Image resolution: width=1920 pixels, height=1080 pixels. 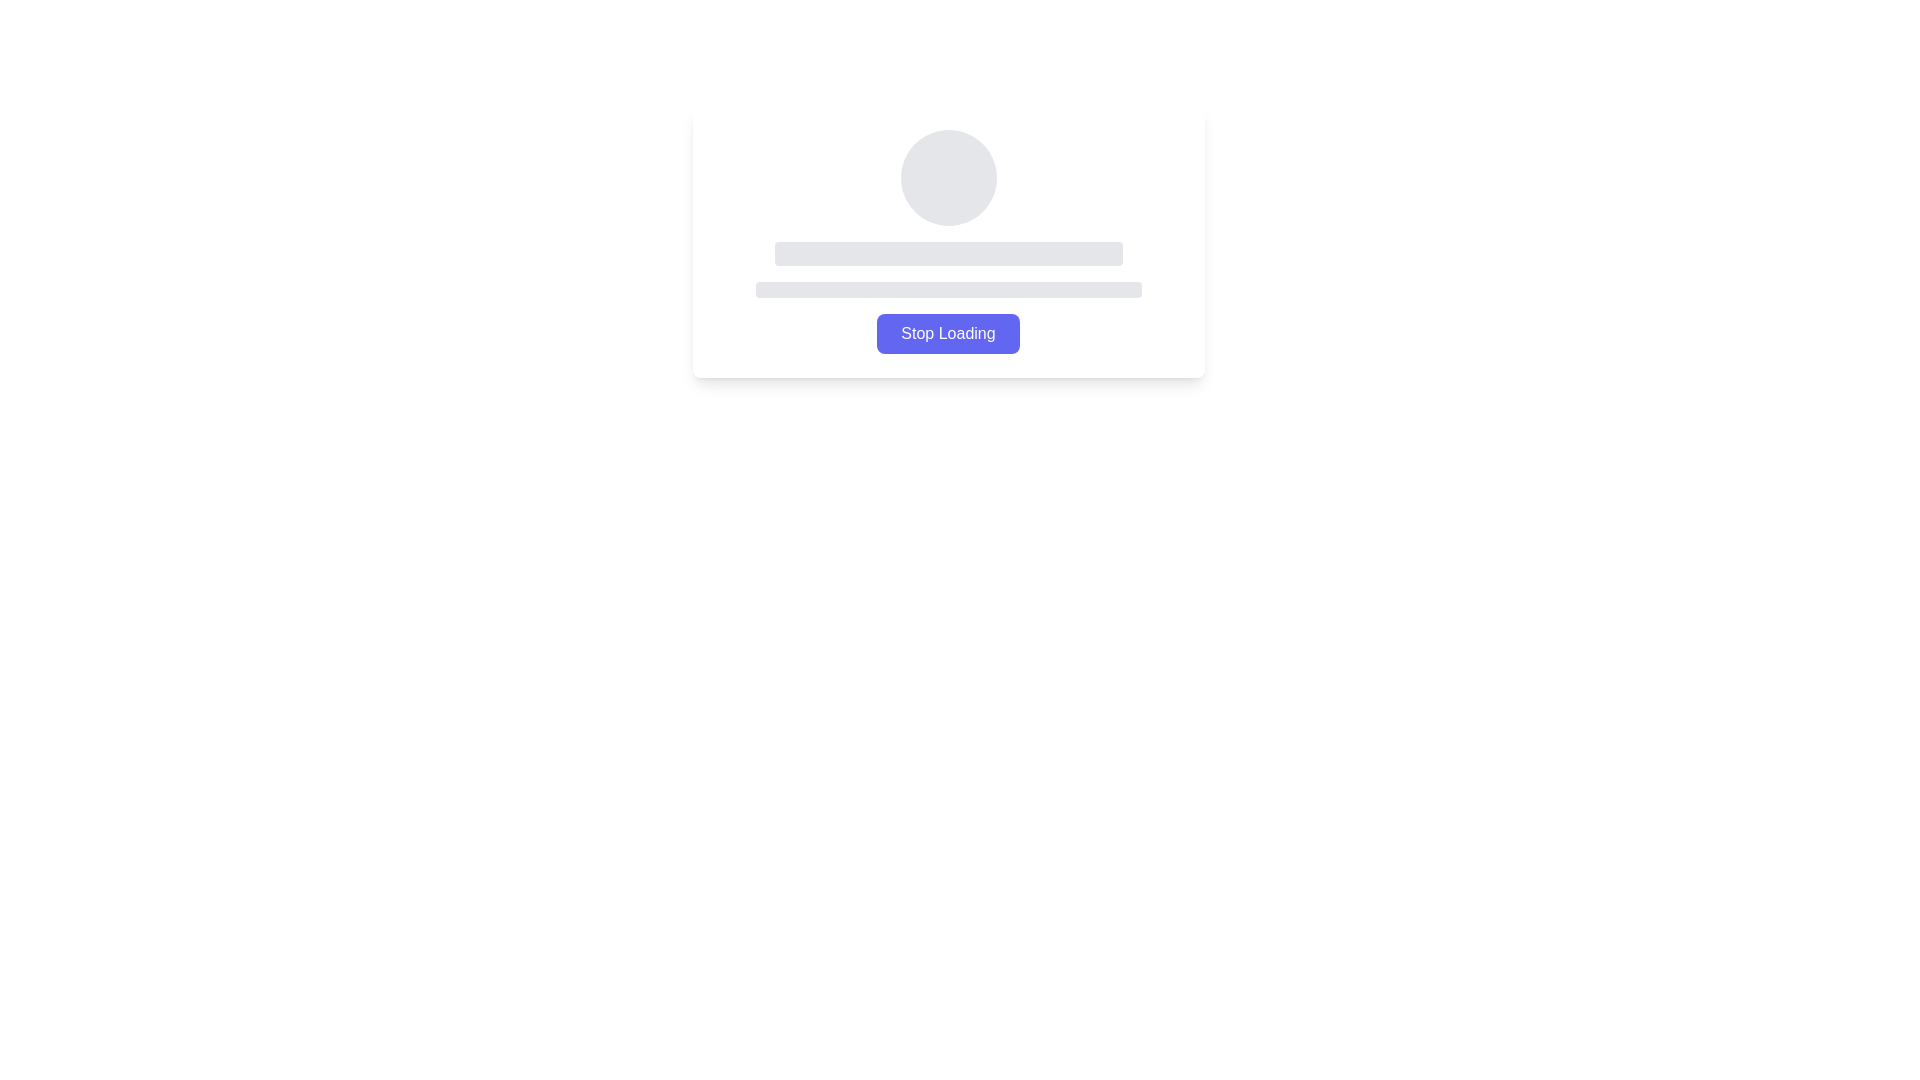 What do you see at coordinates (947, 333) in the screenshot?
I see `the 'Stop Loading' button, which is a purple button with white text, to observe the visual transition effect` at bounding box center [947, 333].